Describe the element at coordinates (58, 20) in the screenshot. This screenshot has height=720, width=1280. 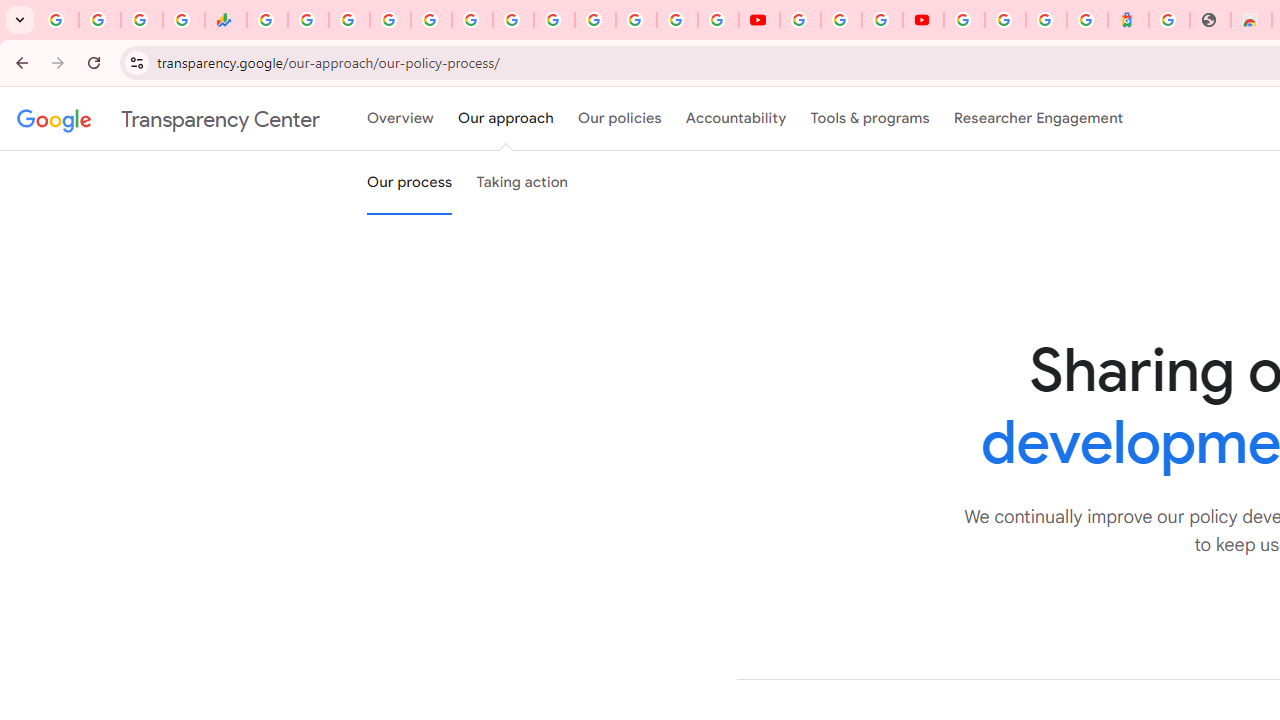
I see `'Google Workspace Admin Community'` at that location.